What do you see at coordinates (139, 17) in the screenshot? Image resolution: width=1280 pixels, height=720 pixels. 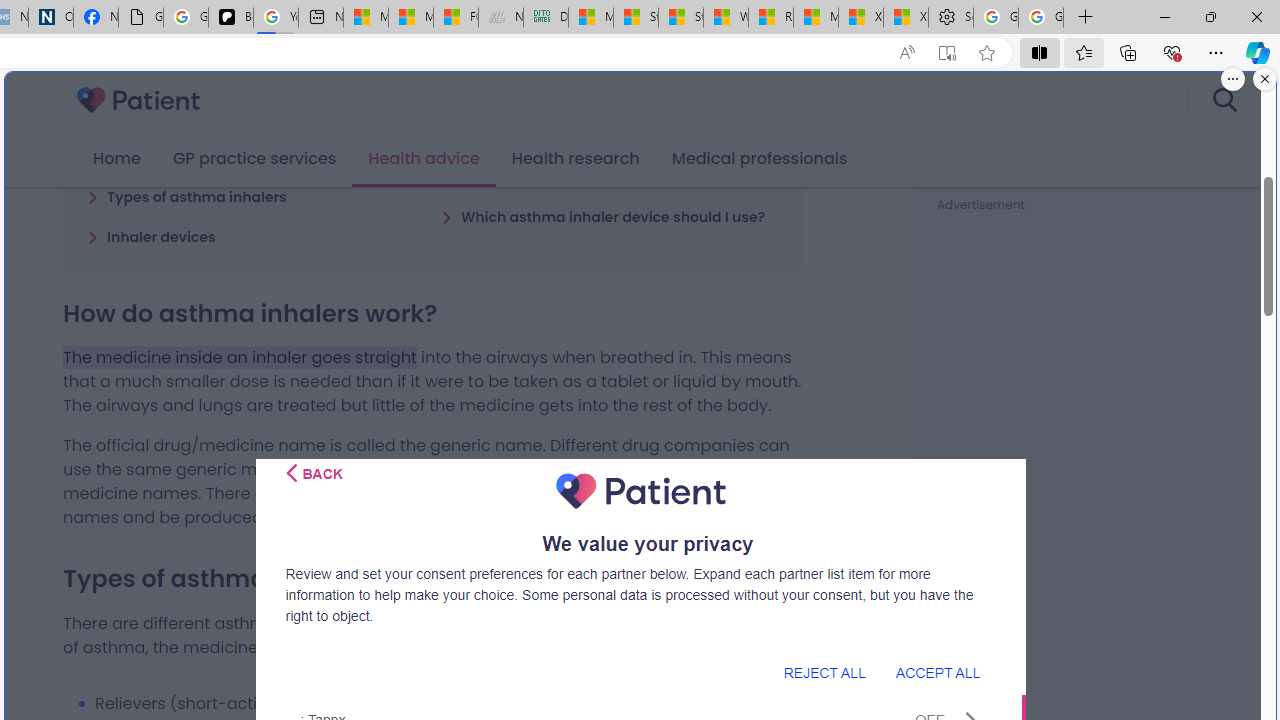 I see `'Google Analytics Opt-out Browser Add-on Download Page'` at bounding box center [139, 17].